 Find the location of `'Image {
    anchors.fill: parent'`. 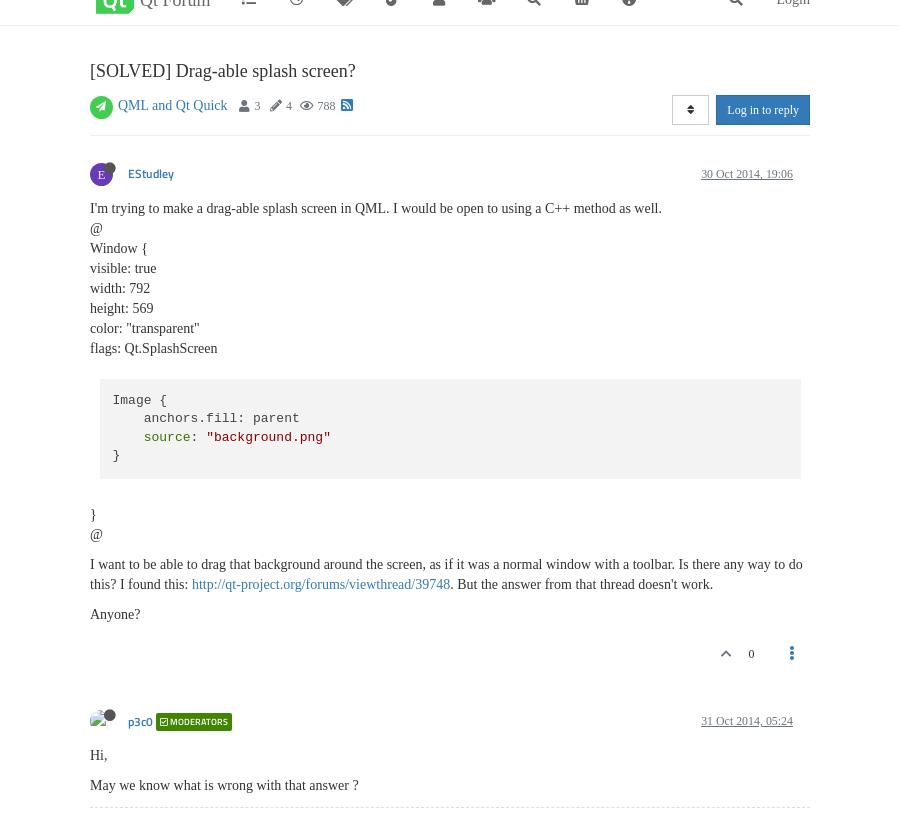

'Image {
    anchors.fill: parent' is located at coordinates (110, 417).